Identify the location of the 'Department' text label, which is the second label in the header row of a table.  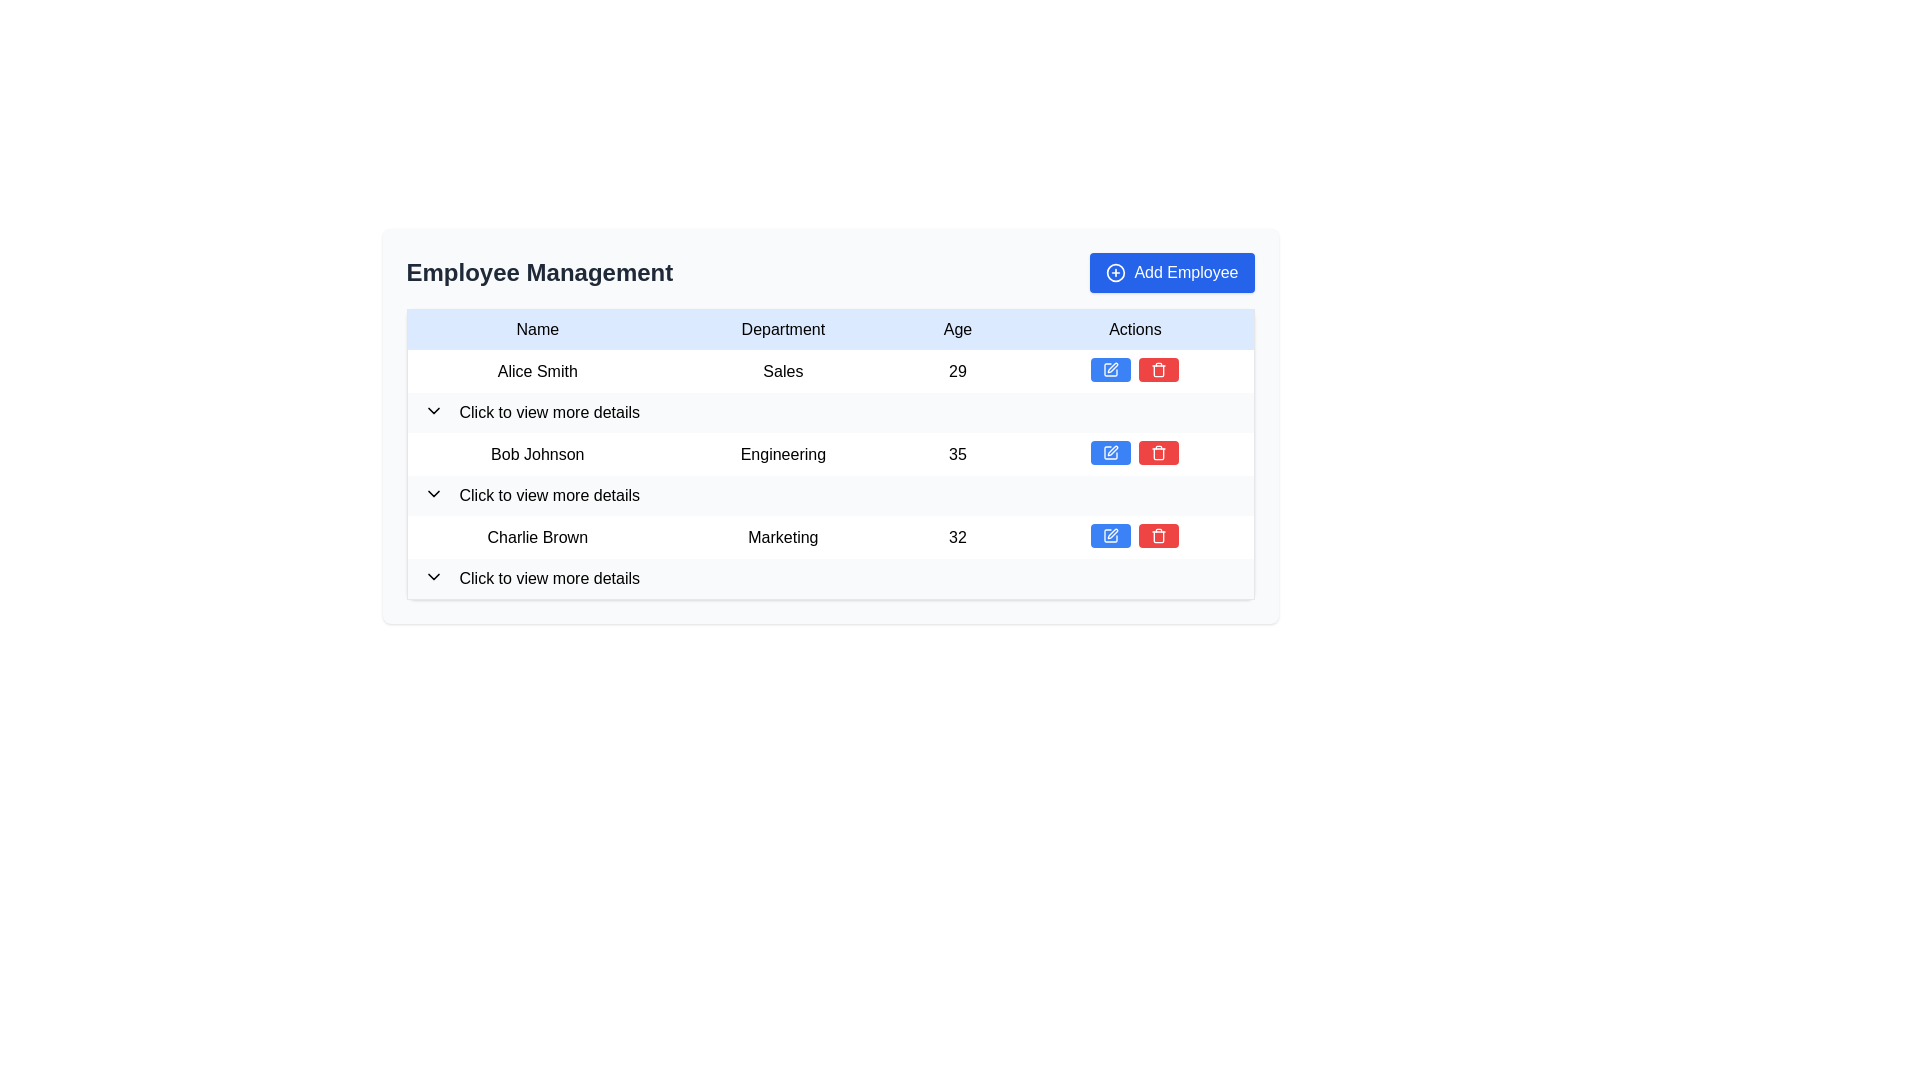
(782, 328).